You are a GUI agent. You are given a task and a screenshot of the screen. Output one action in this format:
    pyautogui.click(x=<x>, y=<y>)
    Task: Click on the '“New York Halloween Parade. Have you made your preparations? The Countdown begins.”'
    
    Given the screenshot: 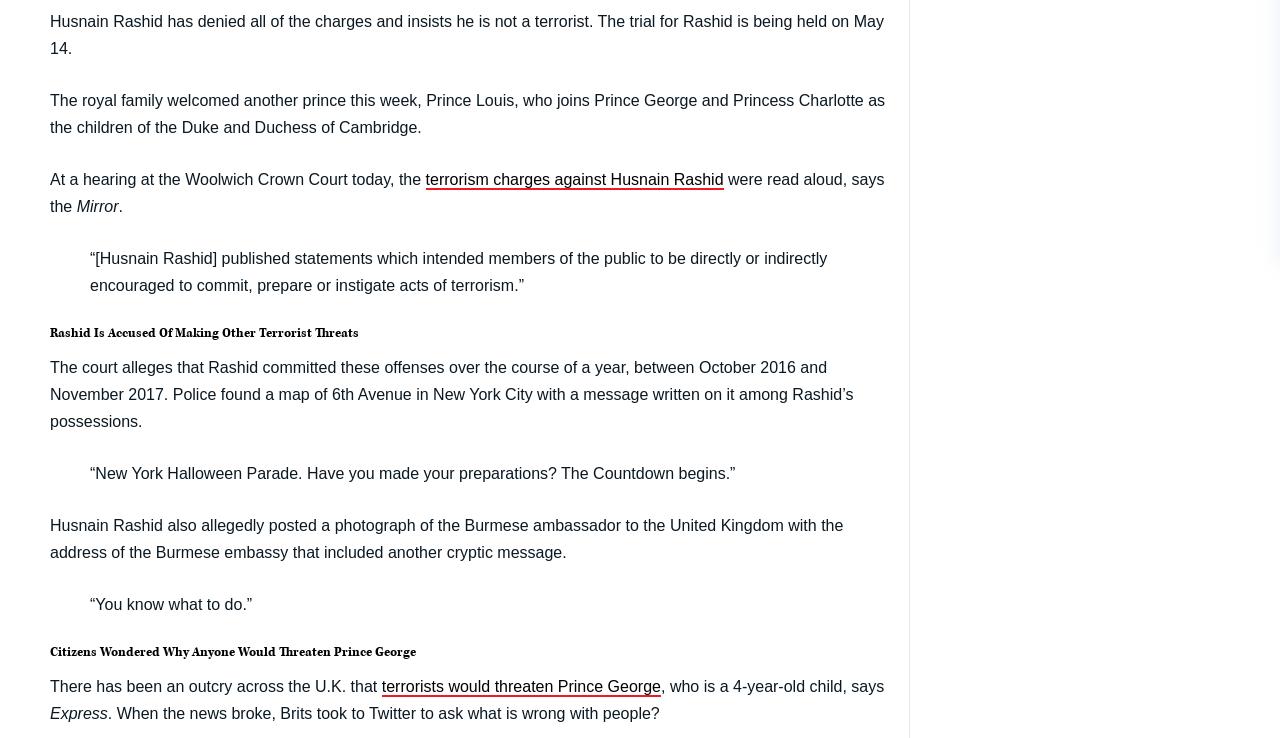 What is the action you would take?
    pyautogui.click(x=411, y=471)
    